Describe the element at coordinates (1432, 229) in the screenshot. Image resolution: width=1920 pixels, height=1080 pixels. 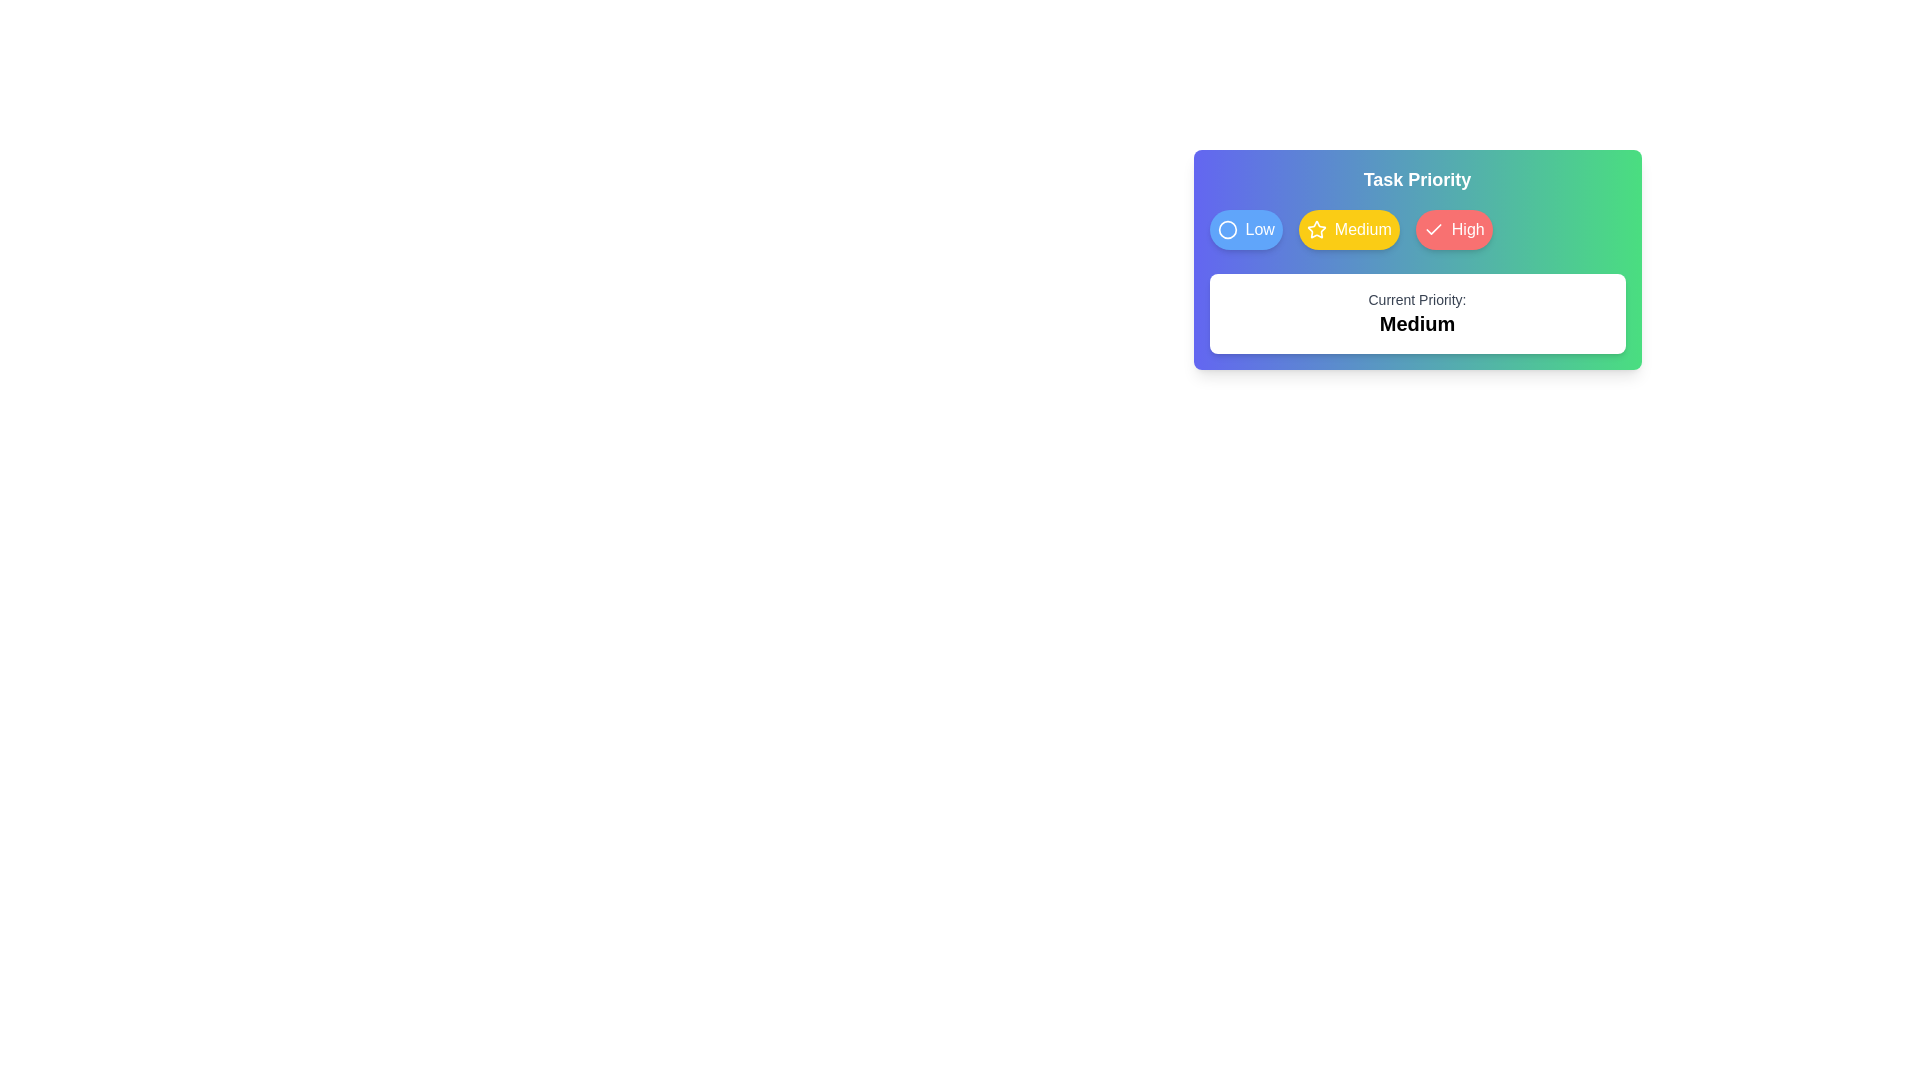
I see `the 'High' priority SVG icon located within the red circular button in the 'Task Priority' section of the interface to confirm its selection` at that location.